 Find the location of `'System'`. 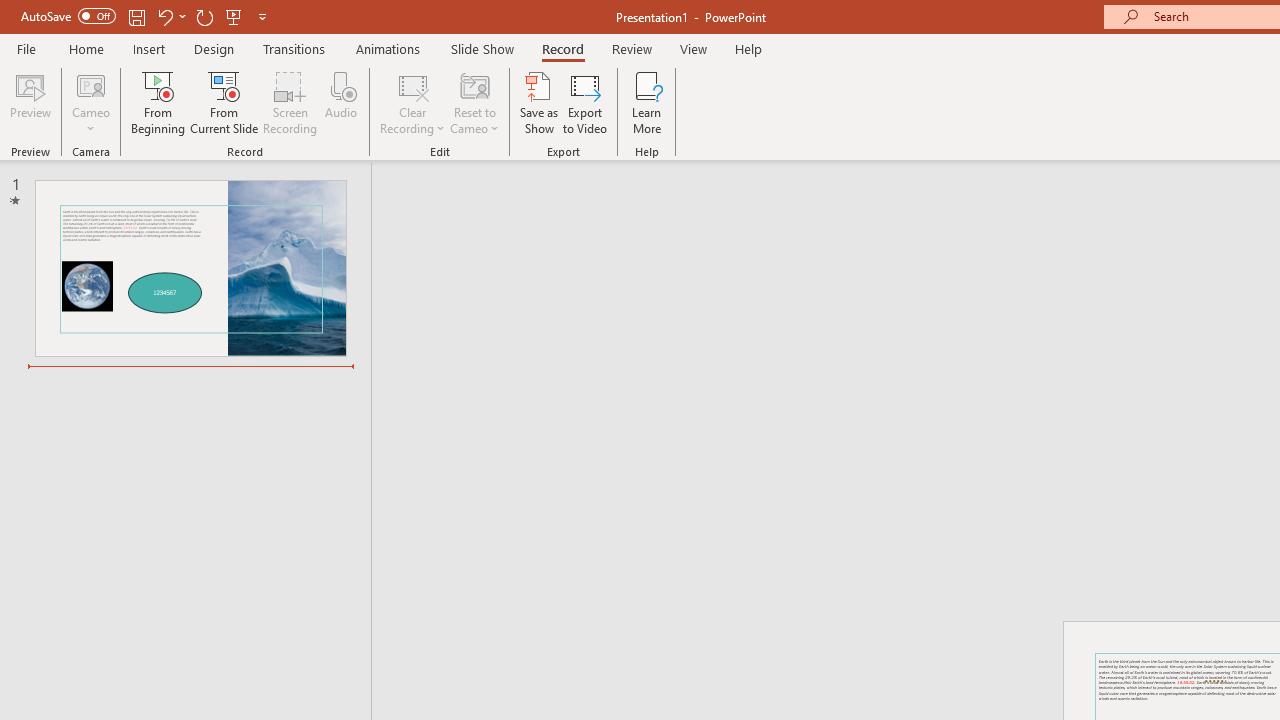

'System' is located at coordinates (10, 11).